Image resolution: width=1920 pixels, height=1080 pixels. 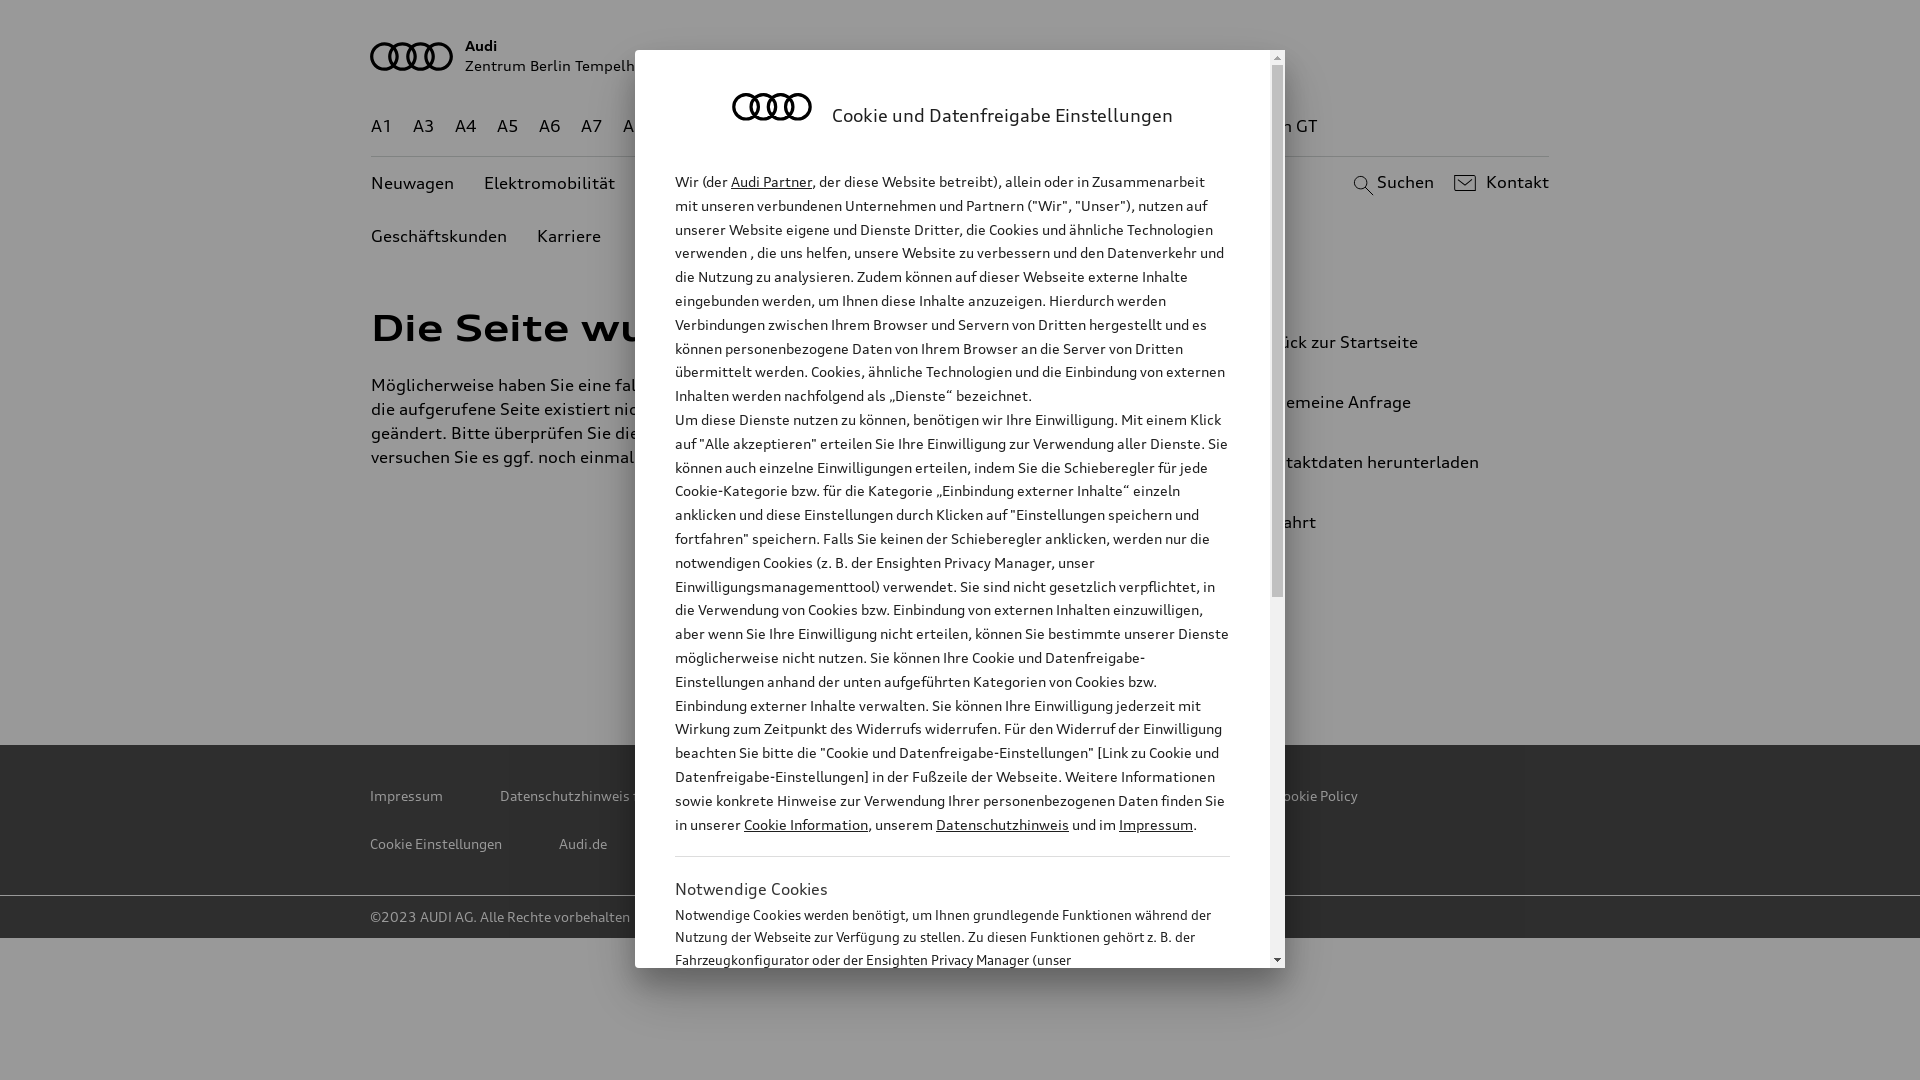 What do you see at coordinates (550, 126) in the screenshot?
I see `'A6'` at bounding box center [550, 126].